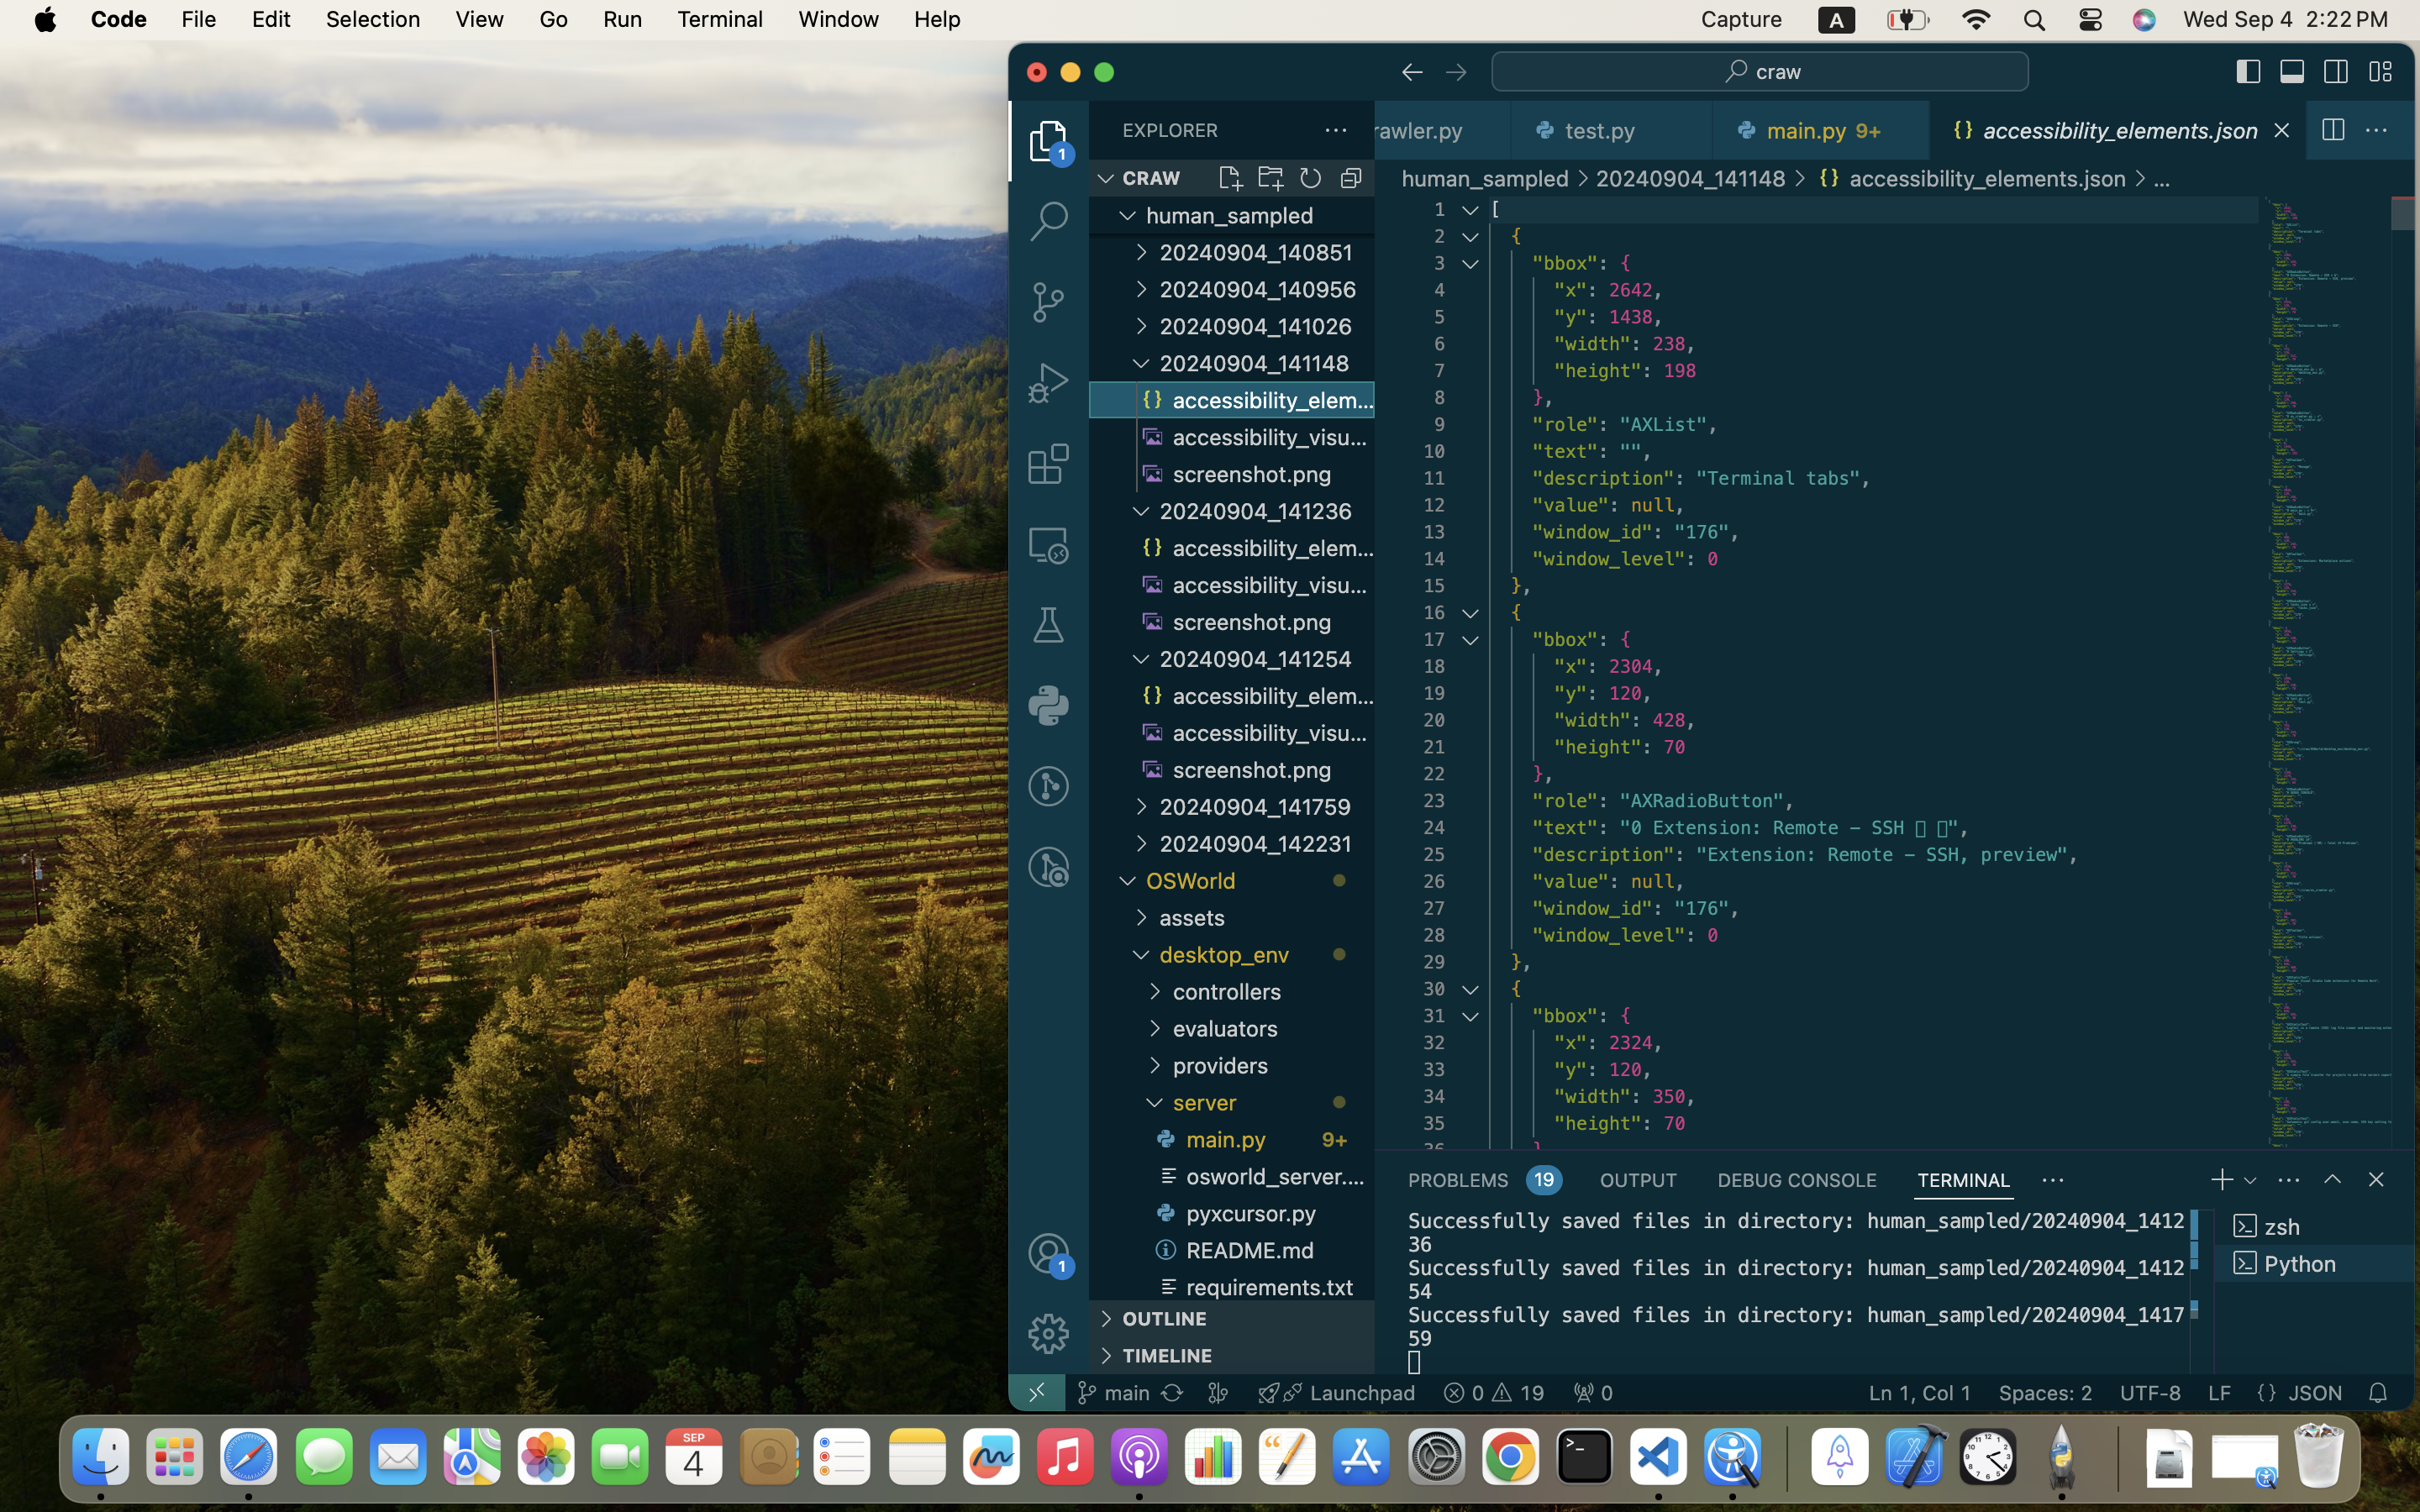 Image resolution: width=2420 pixels, height=1512 pixels. I want to click on 'OUTLINE ', so click(1230, 1317).